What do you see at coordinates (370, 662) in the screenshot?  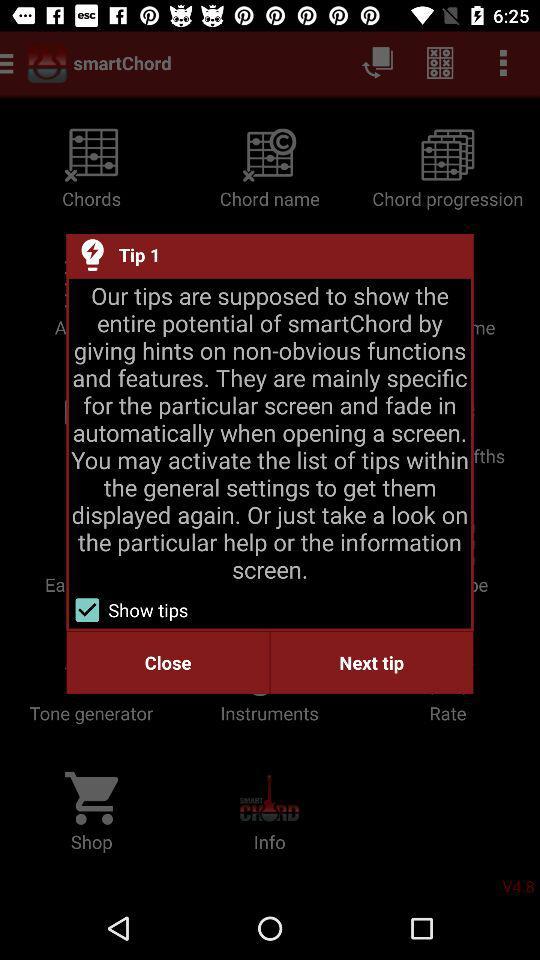 I see `item below show tips item` at bounding box center [370, 662].